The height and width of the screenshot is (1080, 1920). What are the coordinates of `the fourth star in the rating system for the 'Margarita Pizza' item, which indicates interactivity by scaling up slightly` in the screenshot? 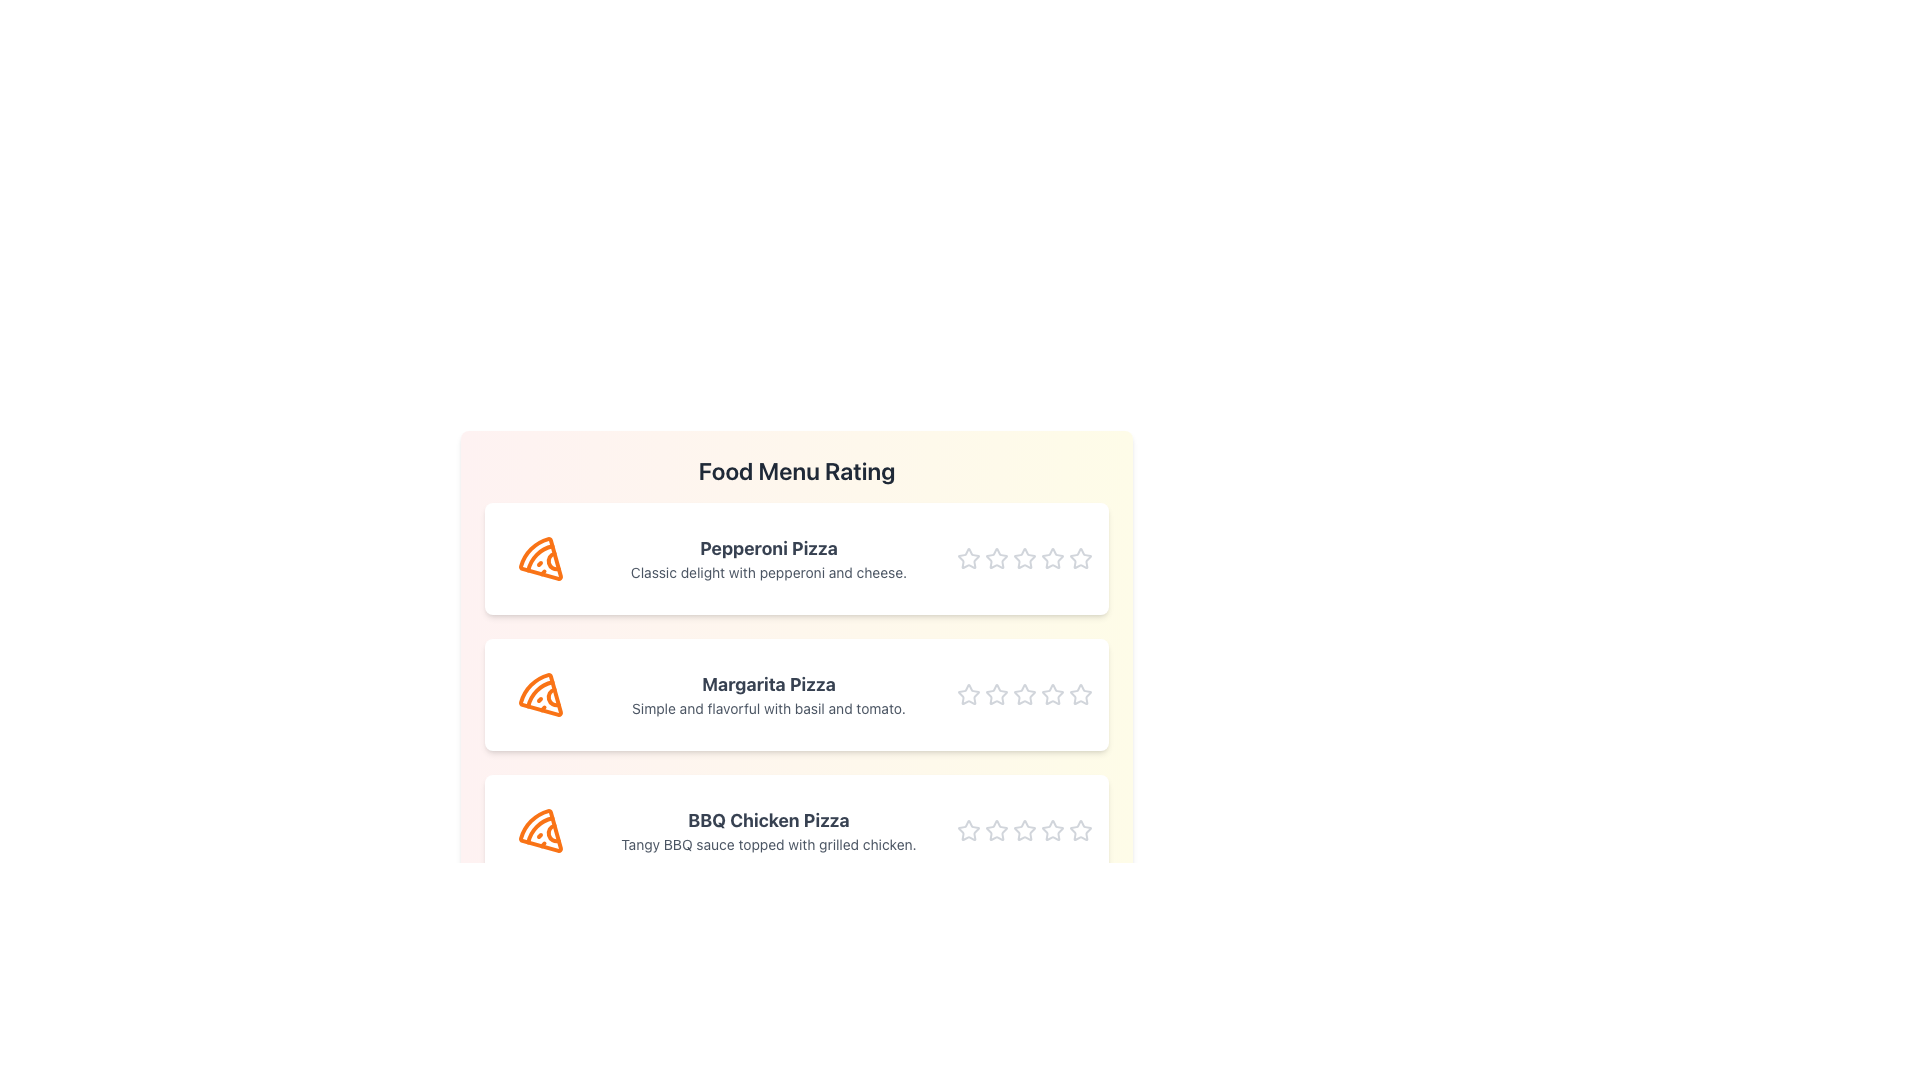 It's located at (1051, 693).